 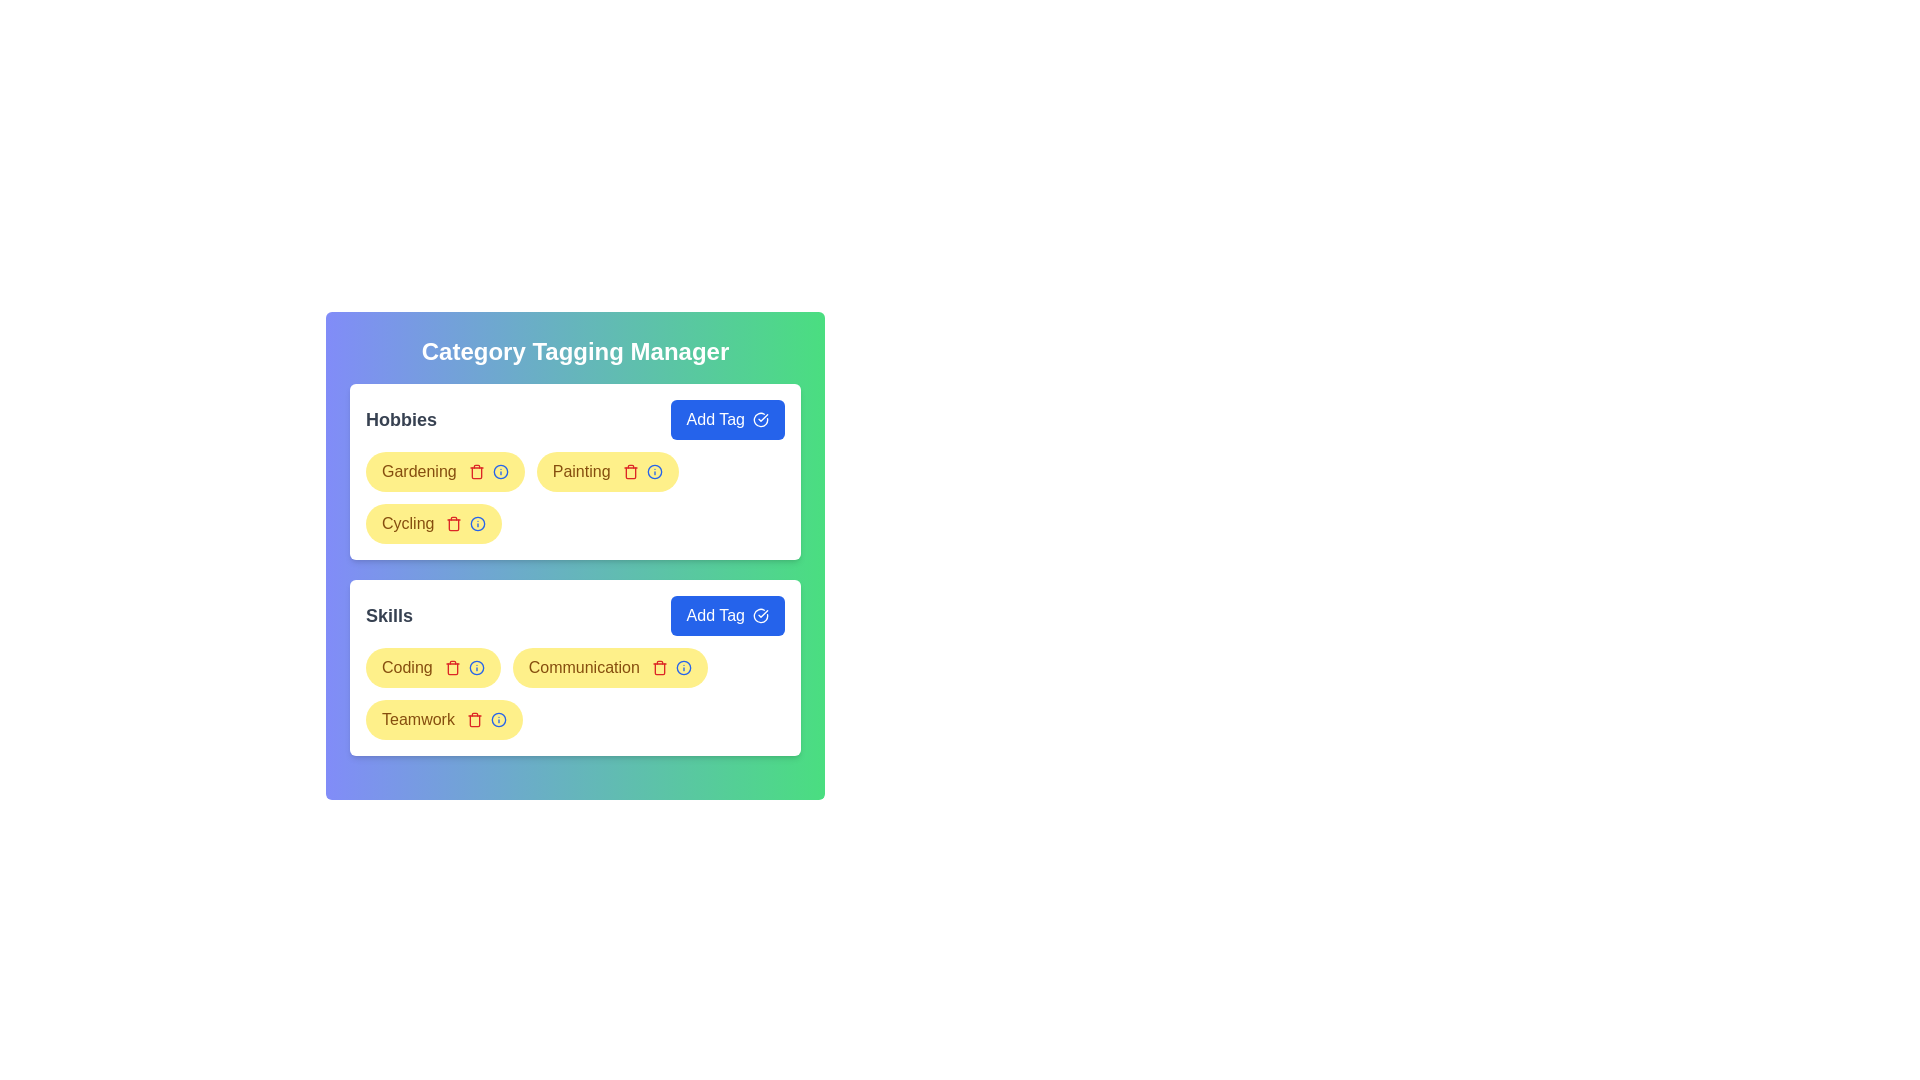 What do you see at coordinates (498, 720) in the screenshot?
I see `the circular blue info icon next to the text 'Teamwork' in the 'Skills' section` at bounding box center [498, 720].